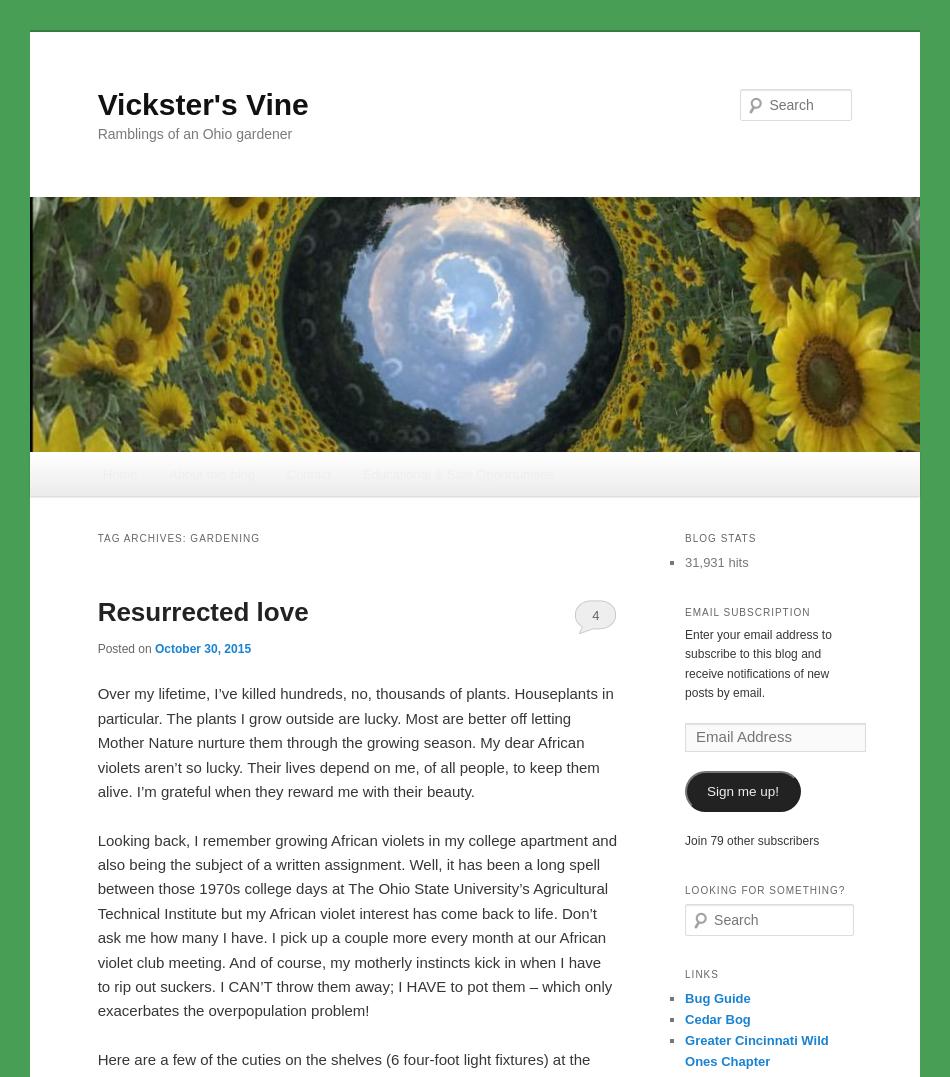  What do you see at coordinates (125, 649) in the screenshot?
I see `'Posted on'` at bounding box center [125, 649].